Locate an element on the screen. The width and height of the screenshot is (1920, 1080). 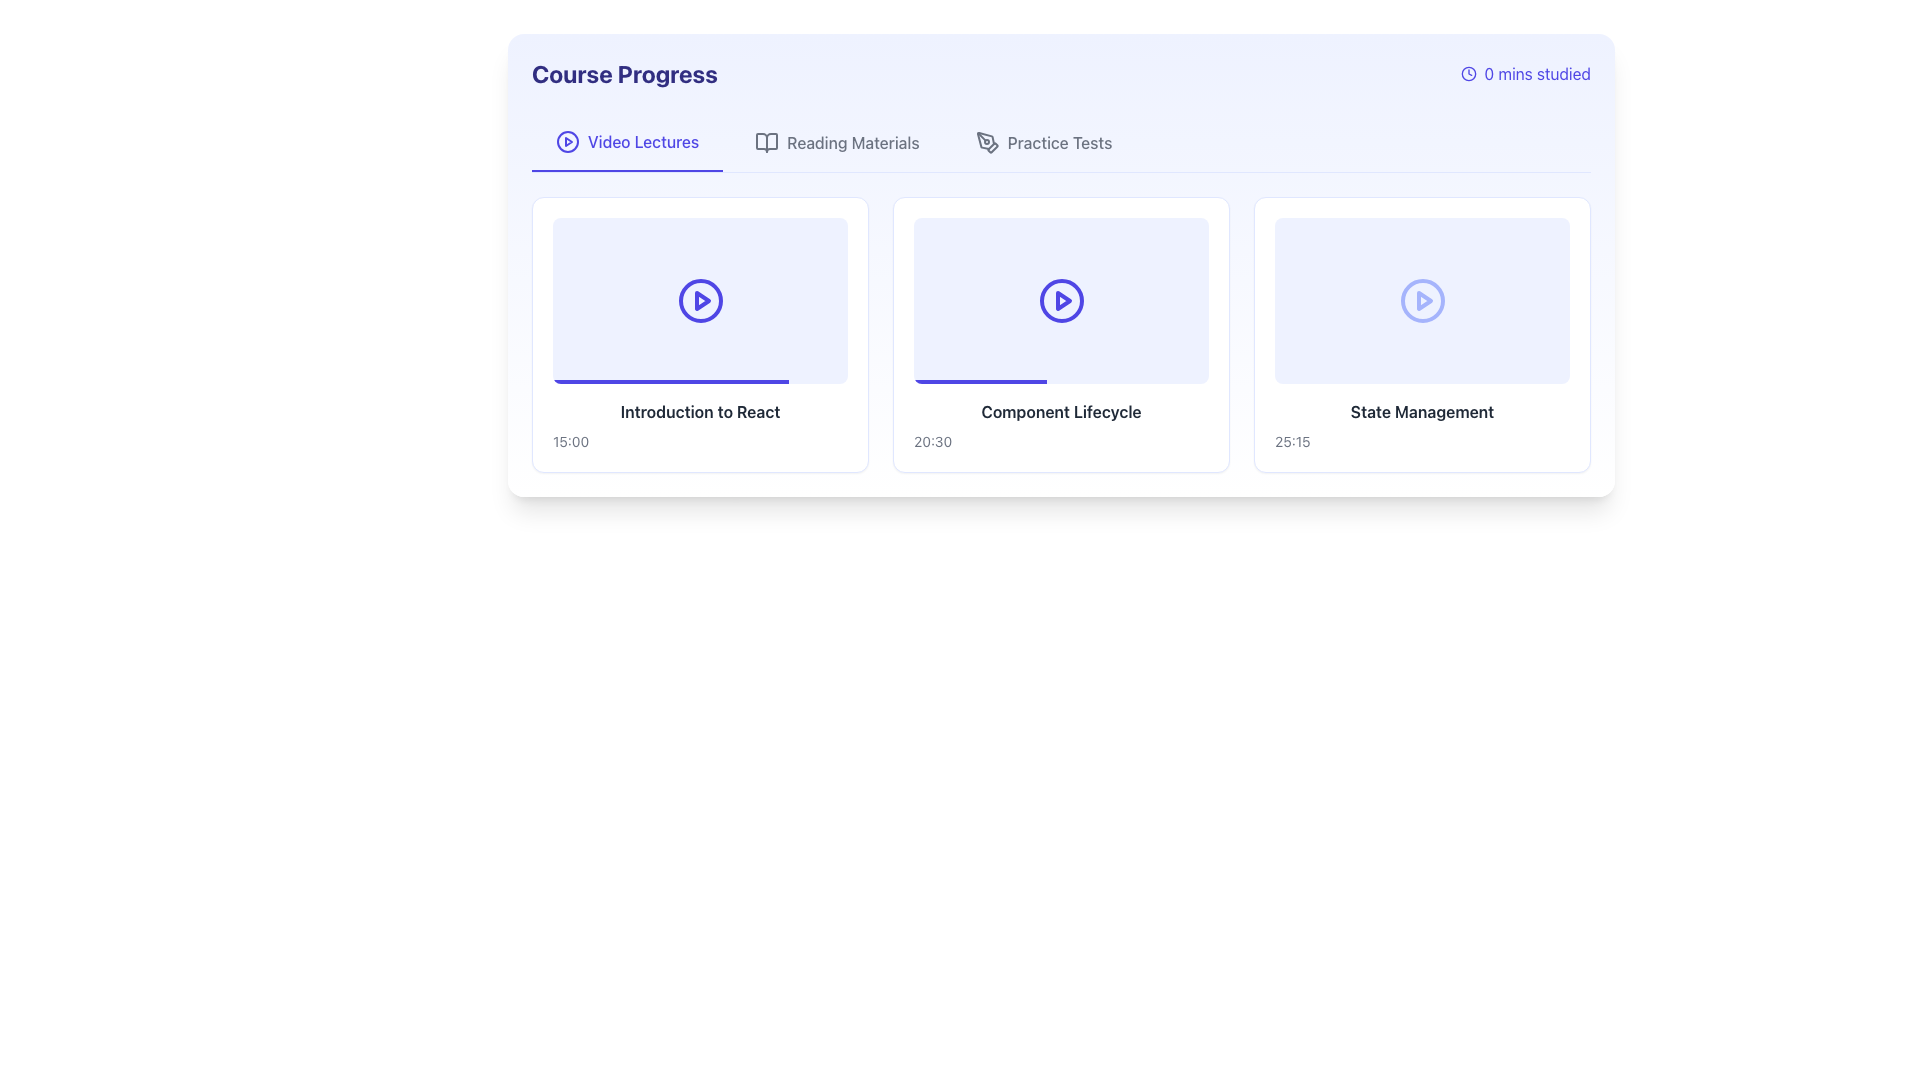
the bookmark button located in the bottom-right corner of the 'Introduction to React' course card to bookmark the course for quick access is located at coordinates (838, 439).